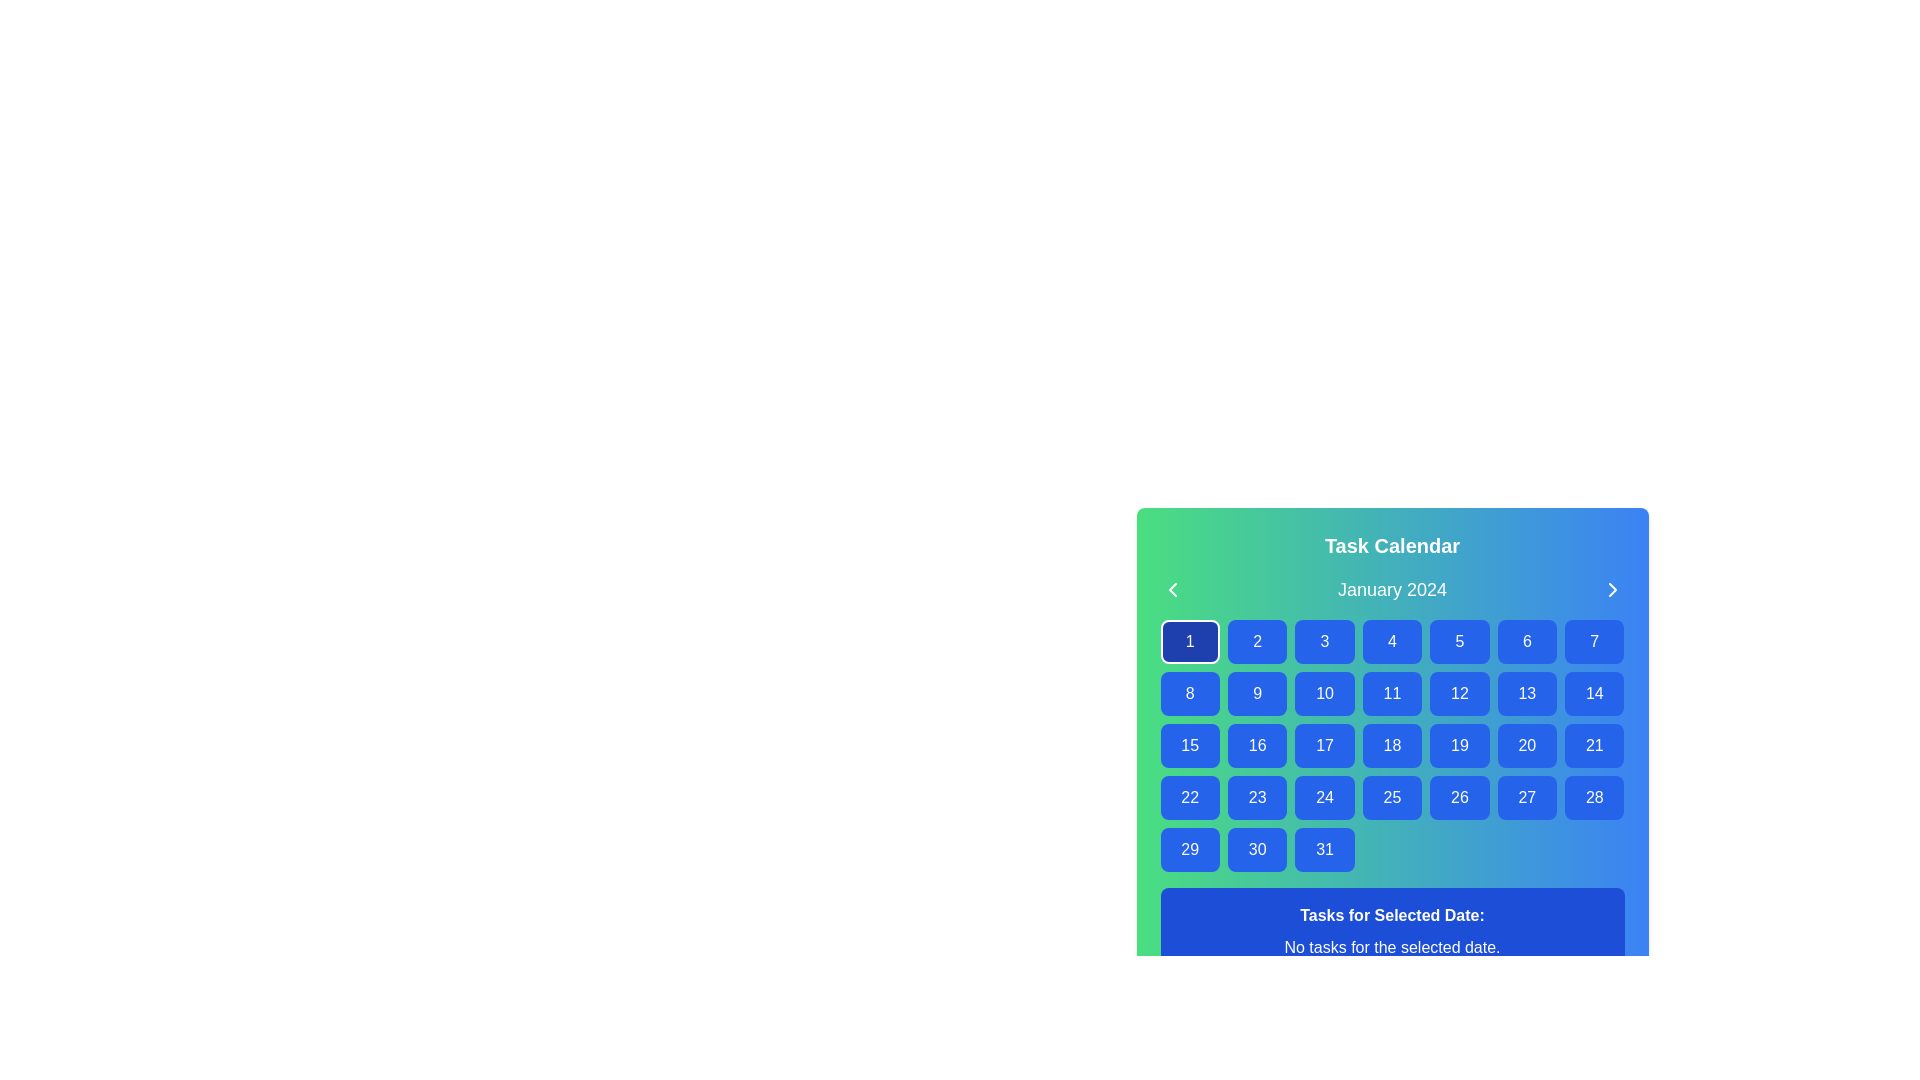  I want to click on the calendar date button representing '11' in the January 2024 calendar grid layout, so click(1391, 693).